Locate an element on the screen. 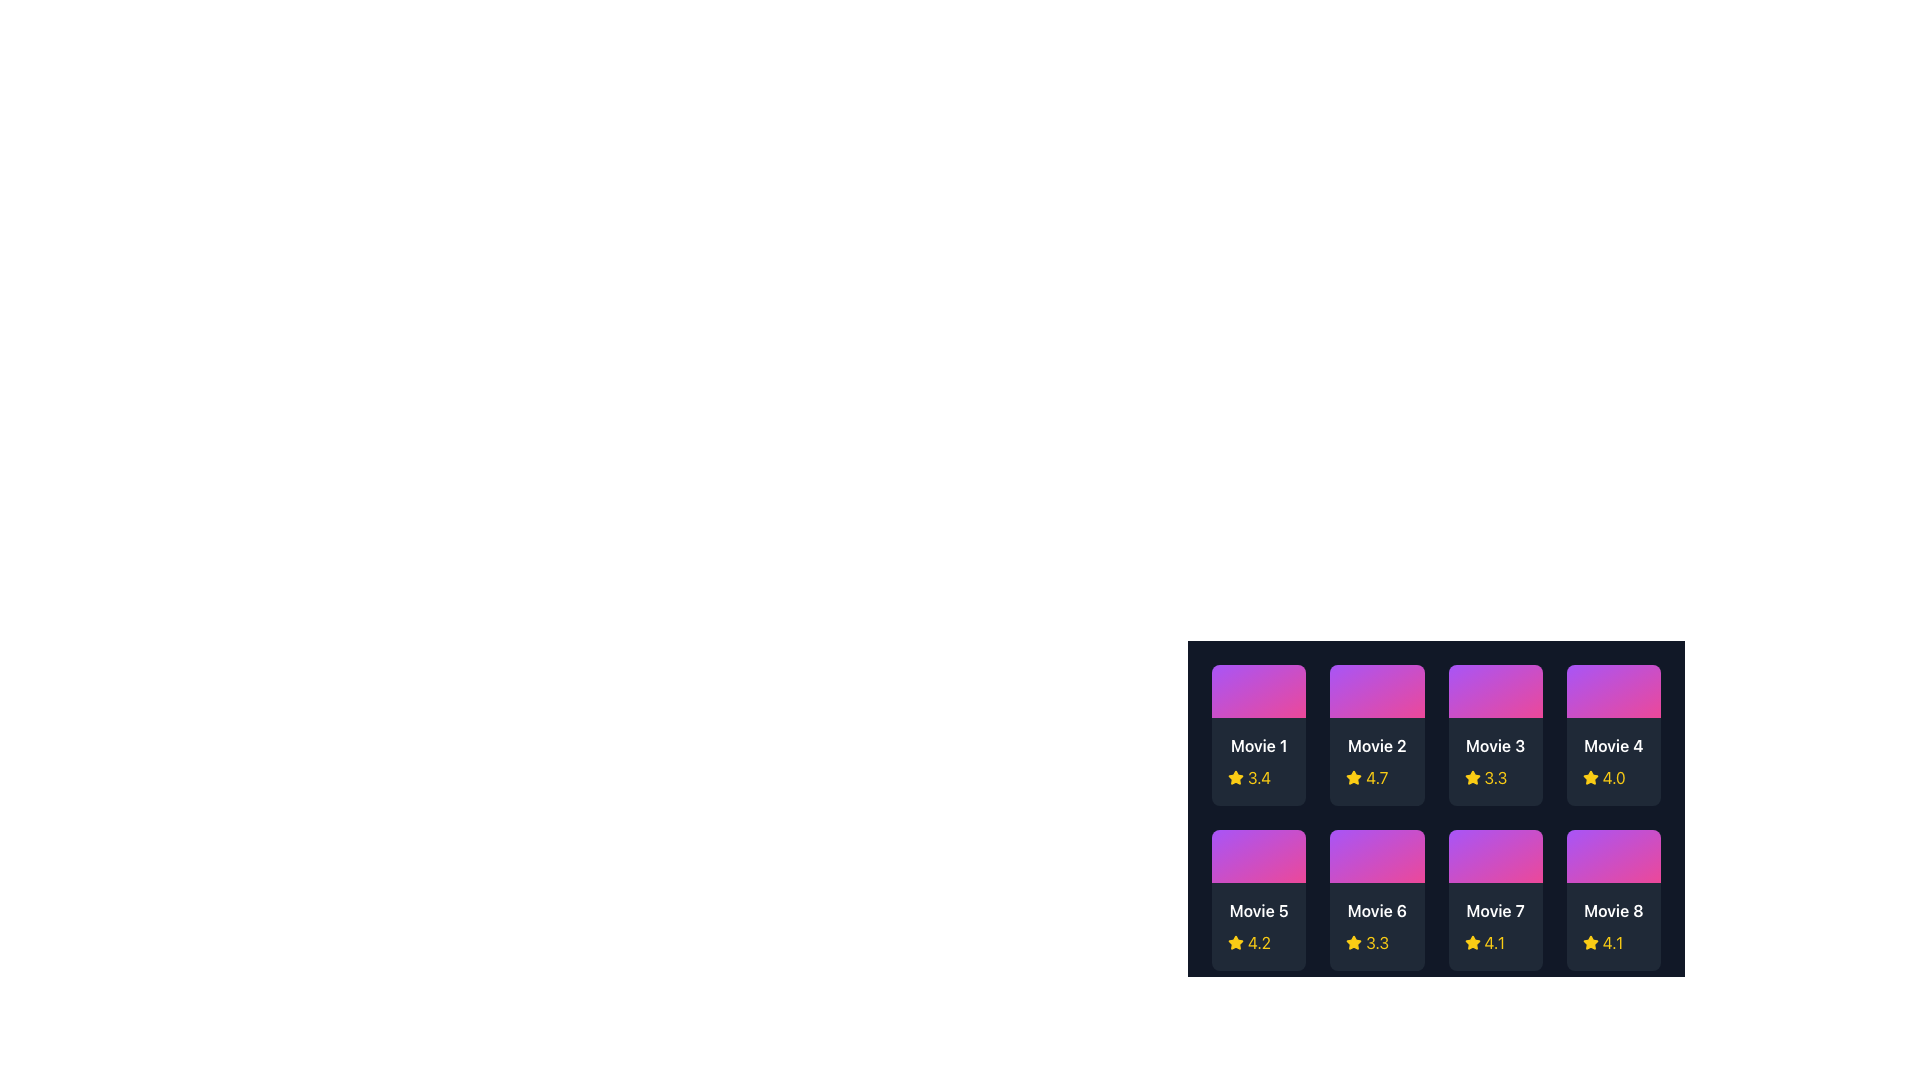 This screenshot has height=1080, width=1920. the yellow star-shaped rating icon for 'Movie 7', located below the title and adjacent to the rating text '4.1' is located at coordinates (1472, 942).